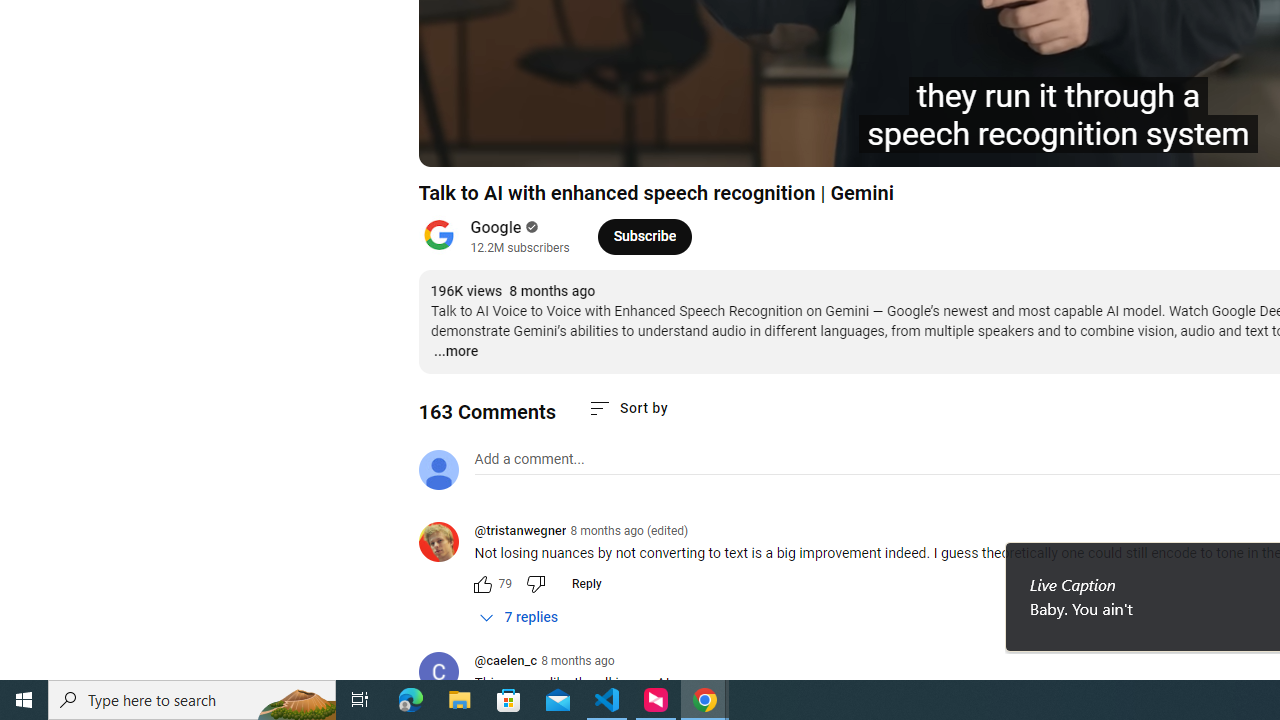 The width and height of the screenshot is (1280, 720). I want to click on '7 replies', so click(519, 616).